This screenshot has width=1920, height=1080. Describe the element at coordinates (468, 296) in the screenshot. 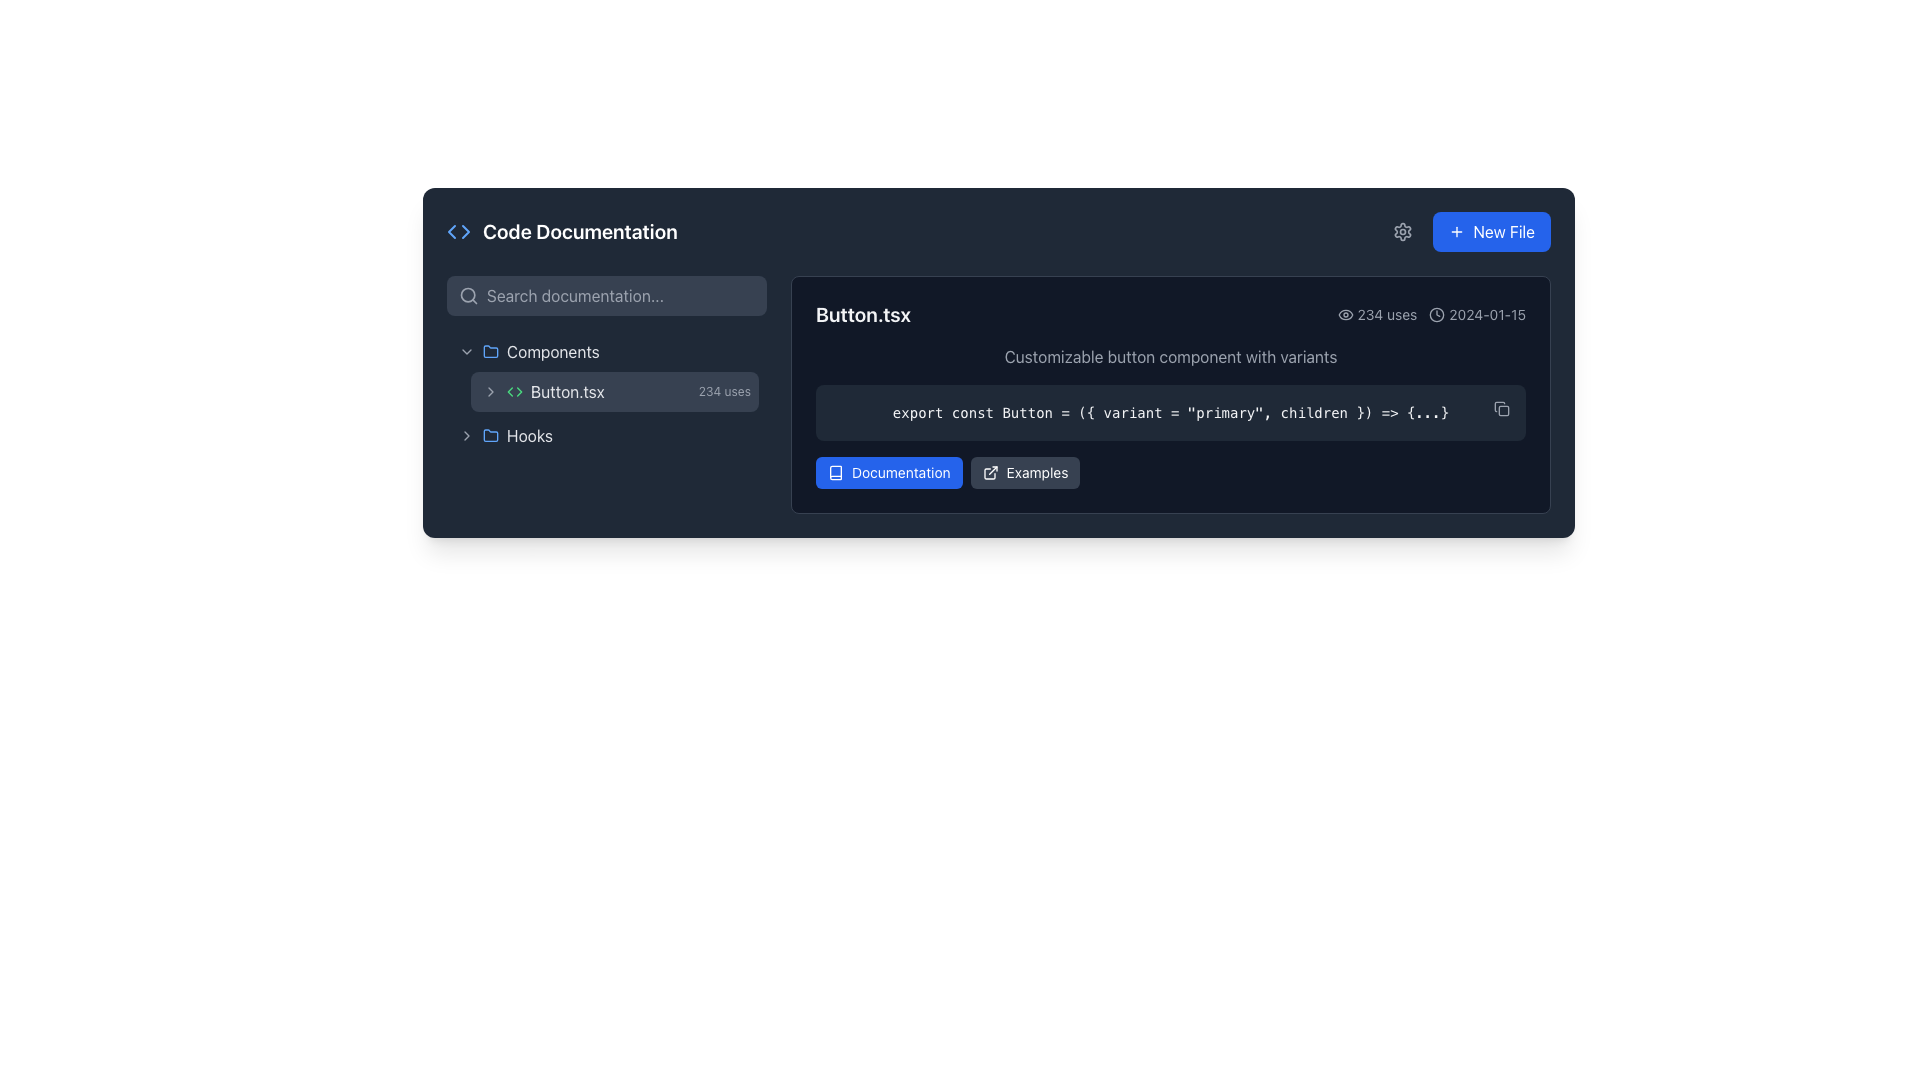

I see `the search icon depicting a magnifying glass located on the left side of the search input box at the top left corner of the interface` at that location.